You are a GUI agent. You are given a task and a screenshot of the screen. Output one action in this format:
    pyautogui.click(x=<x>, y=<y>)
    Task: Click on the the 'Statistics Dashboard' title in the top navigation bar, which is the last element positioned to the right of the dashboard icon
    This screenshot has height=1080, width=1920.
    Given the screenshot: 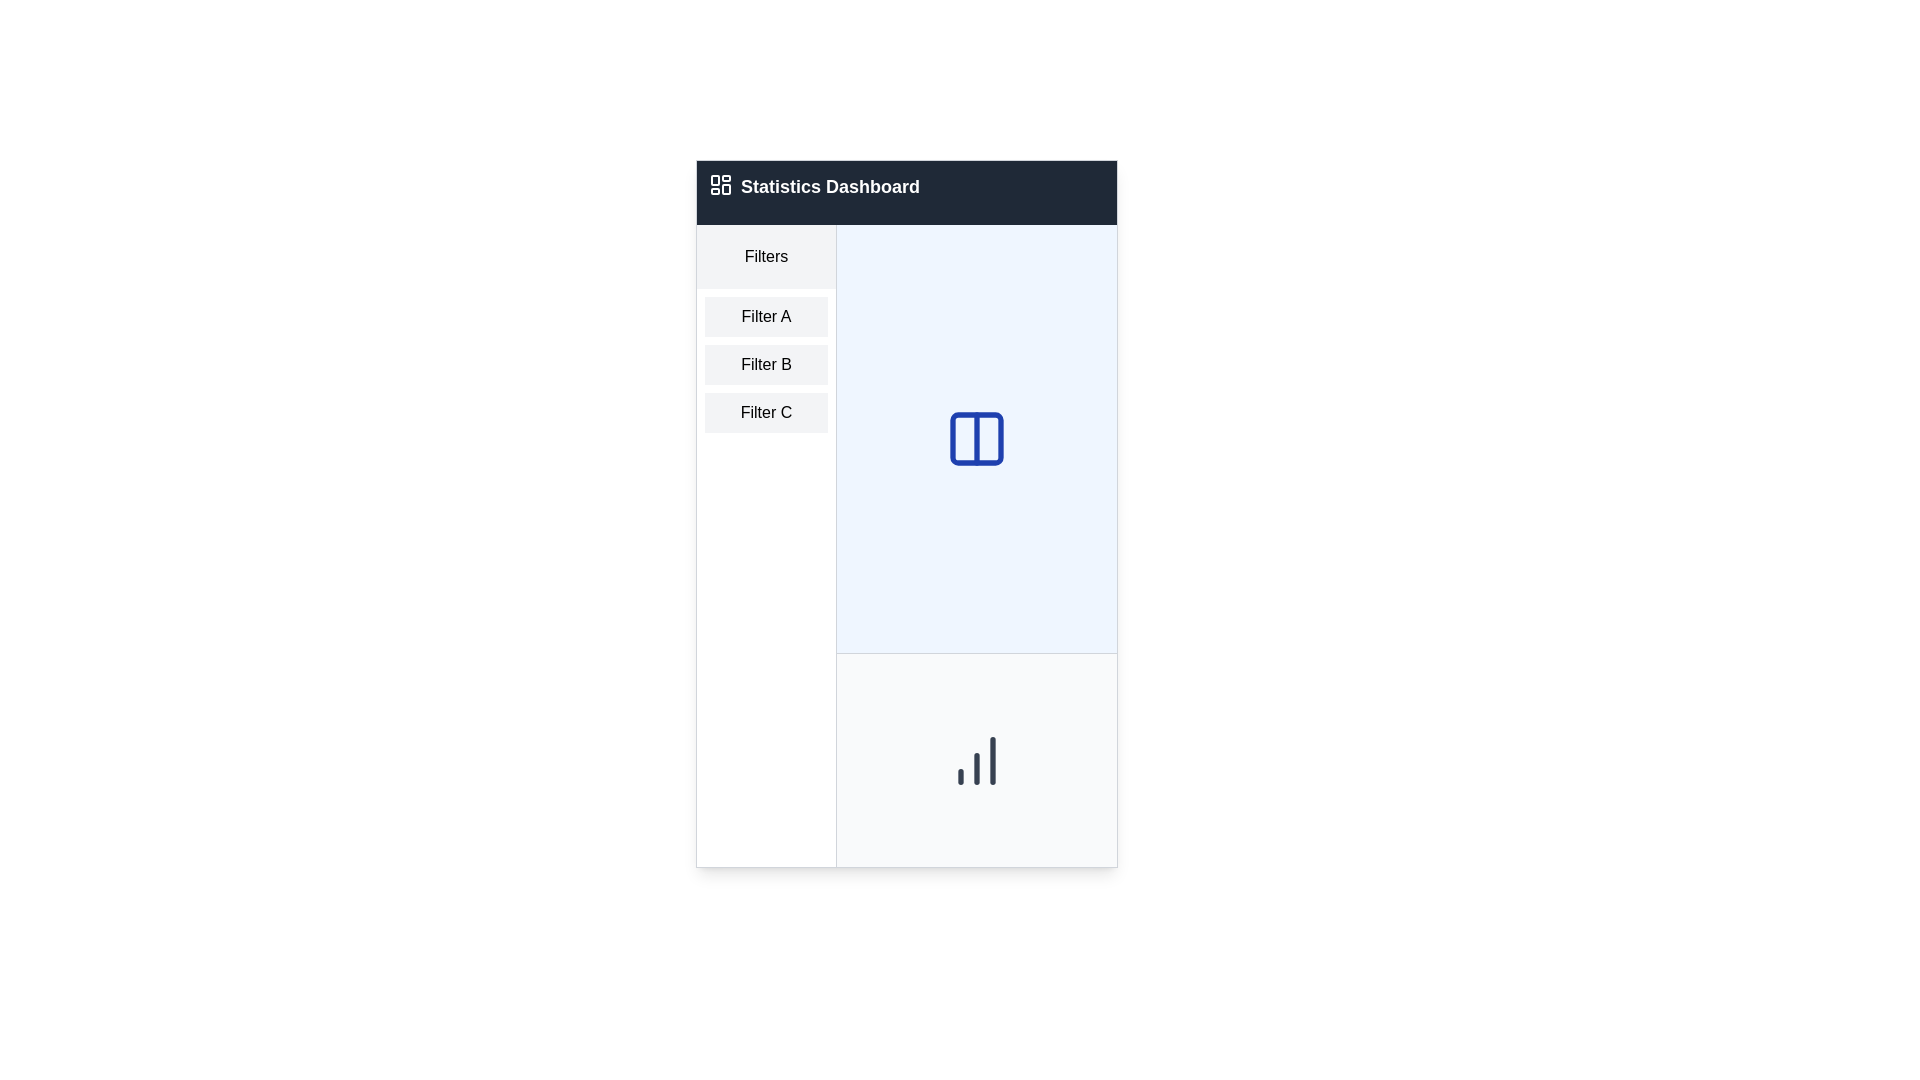 What is the action you would take?
    pyautogui.click(x=830, y=192)
    